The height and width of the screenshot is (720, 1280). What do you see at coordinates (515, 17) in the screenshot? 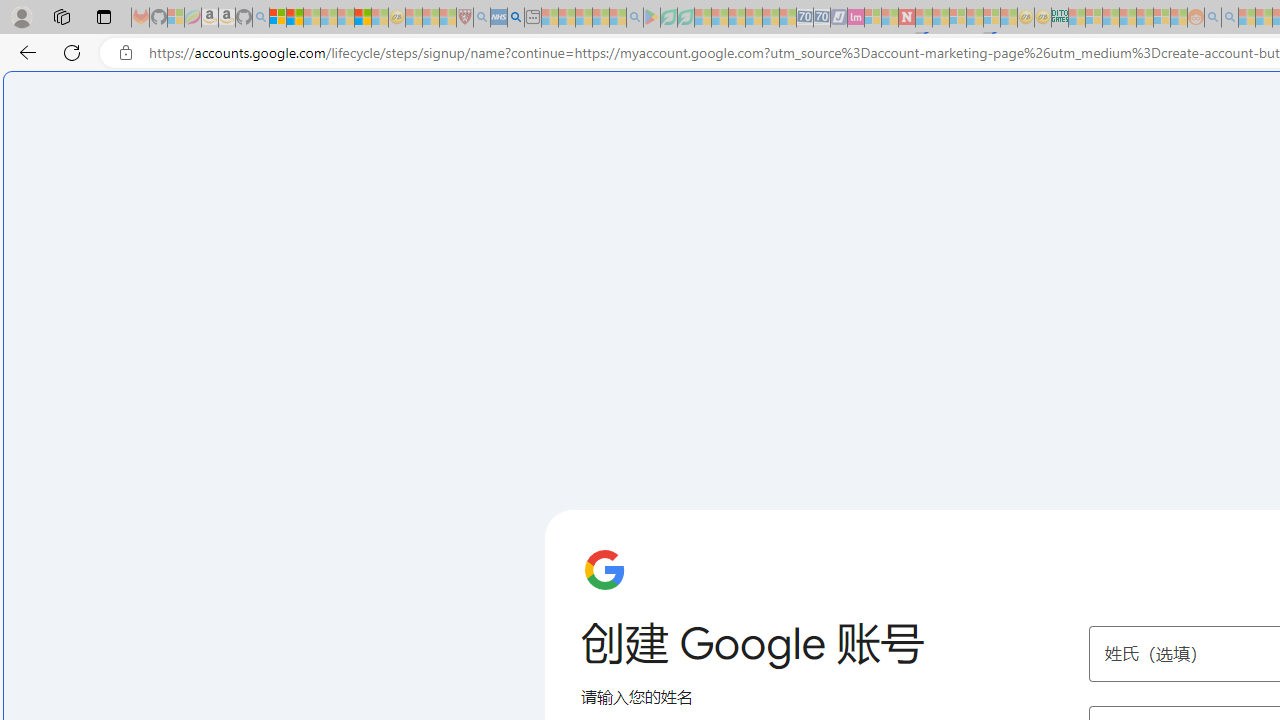
I see `'utah sues federal government - Search'` at bounding box center [515, 17].